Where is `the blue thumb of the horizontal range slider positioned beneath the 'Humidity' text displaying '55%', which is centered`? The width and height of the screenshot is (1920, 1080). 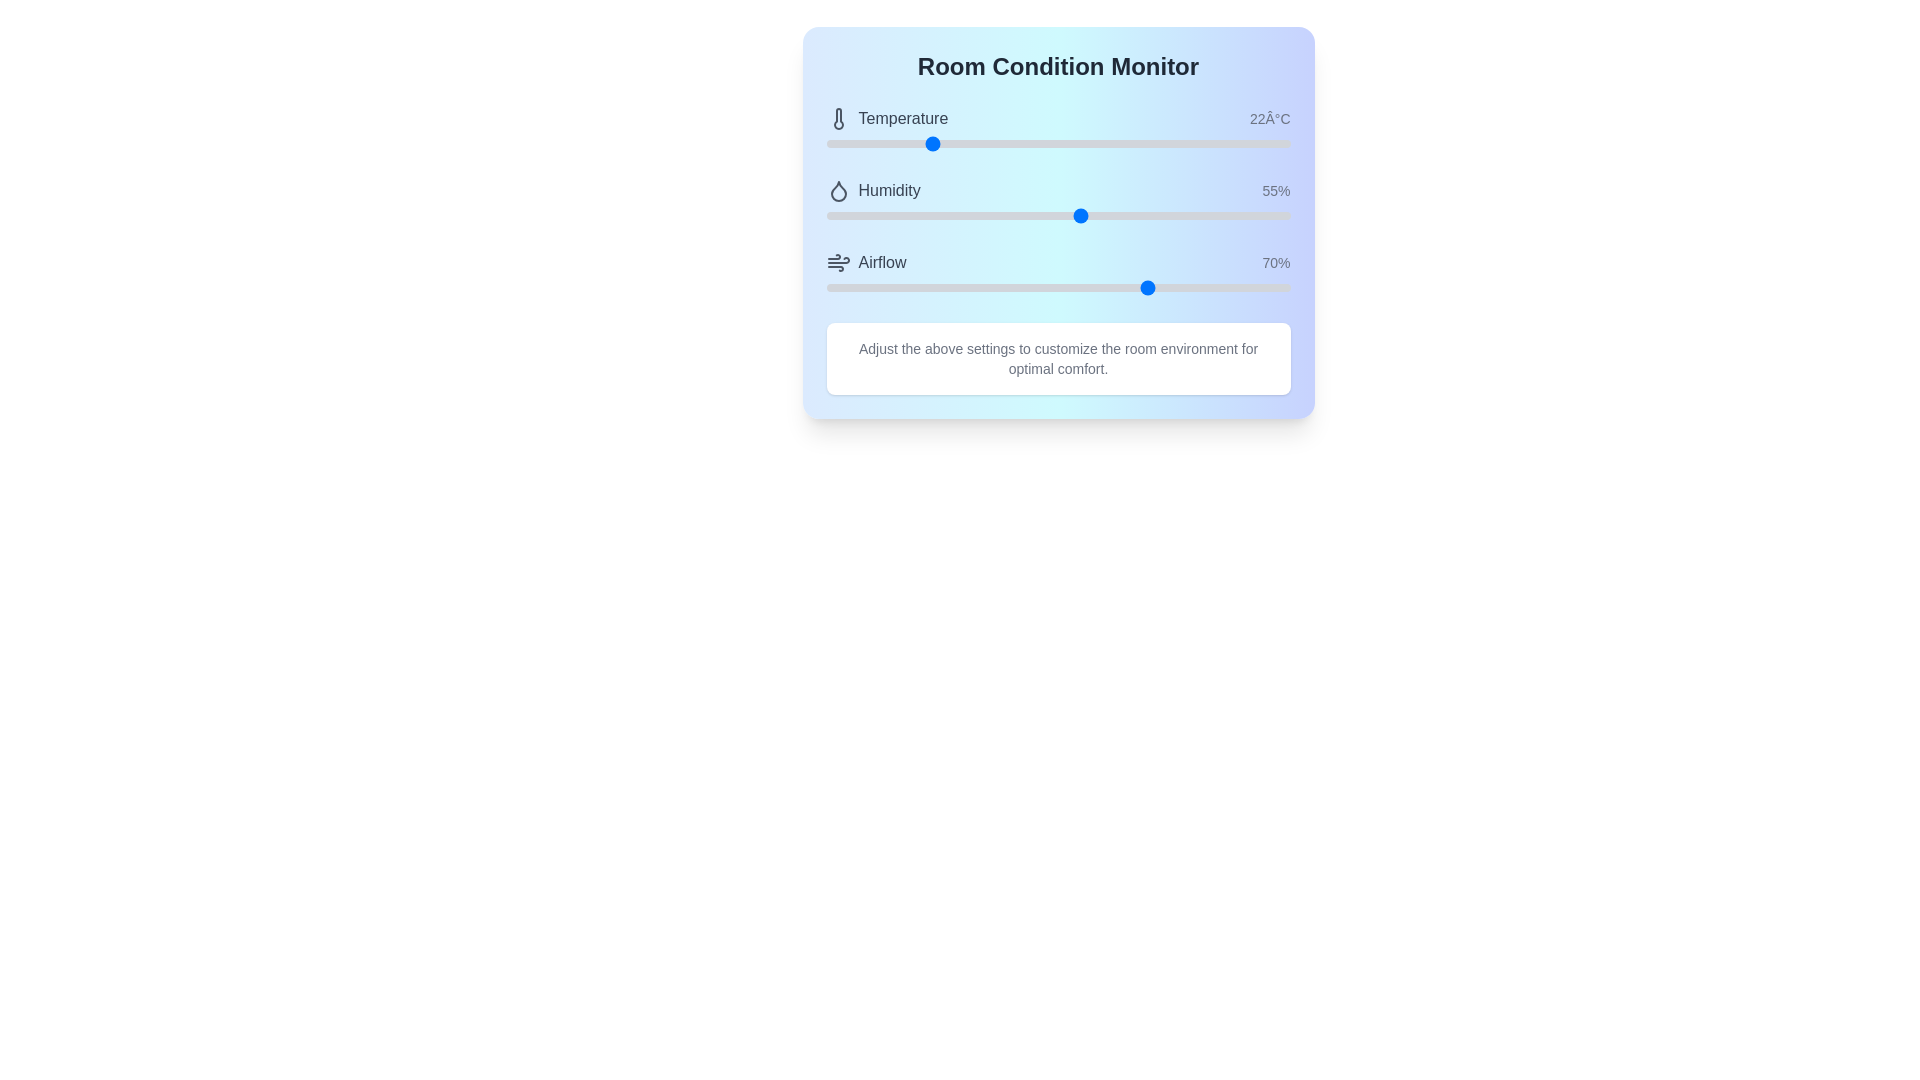 the blue thumb of the horizontal range slider positioned beneath the 'Humidity' text displaying '55%', which is centered is located at coordinates (1057, 216).